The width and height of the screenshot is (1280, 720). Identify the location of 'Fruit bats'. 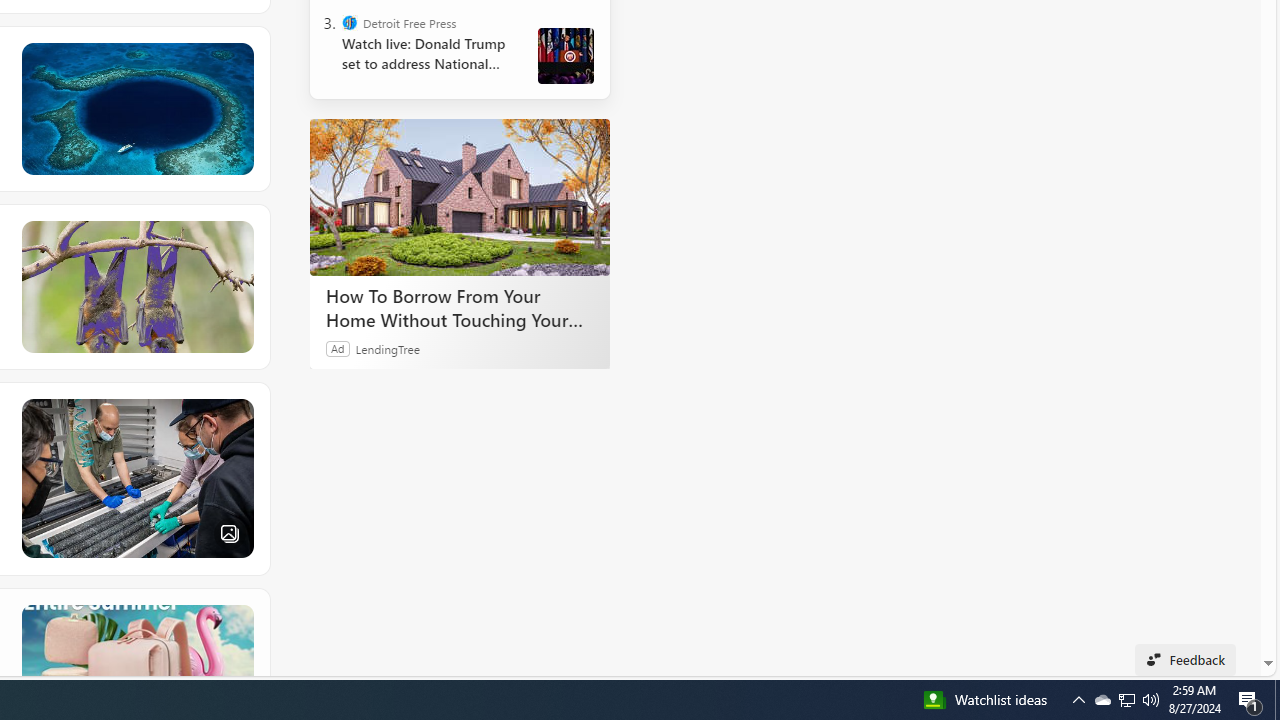
(135, 286).